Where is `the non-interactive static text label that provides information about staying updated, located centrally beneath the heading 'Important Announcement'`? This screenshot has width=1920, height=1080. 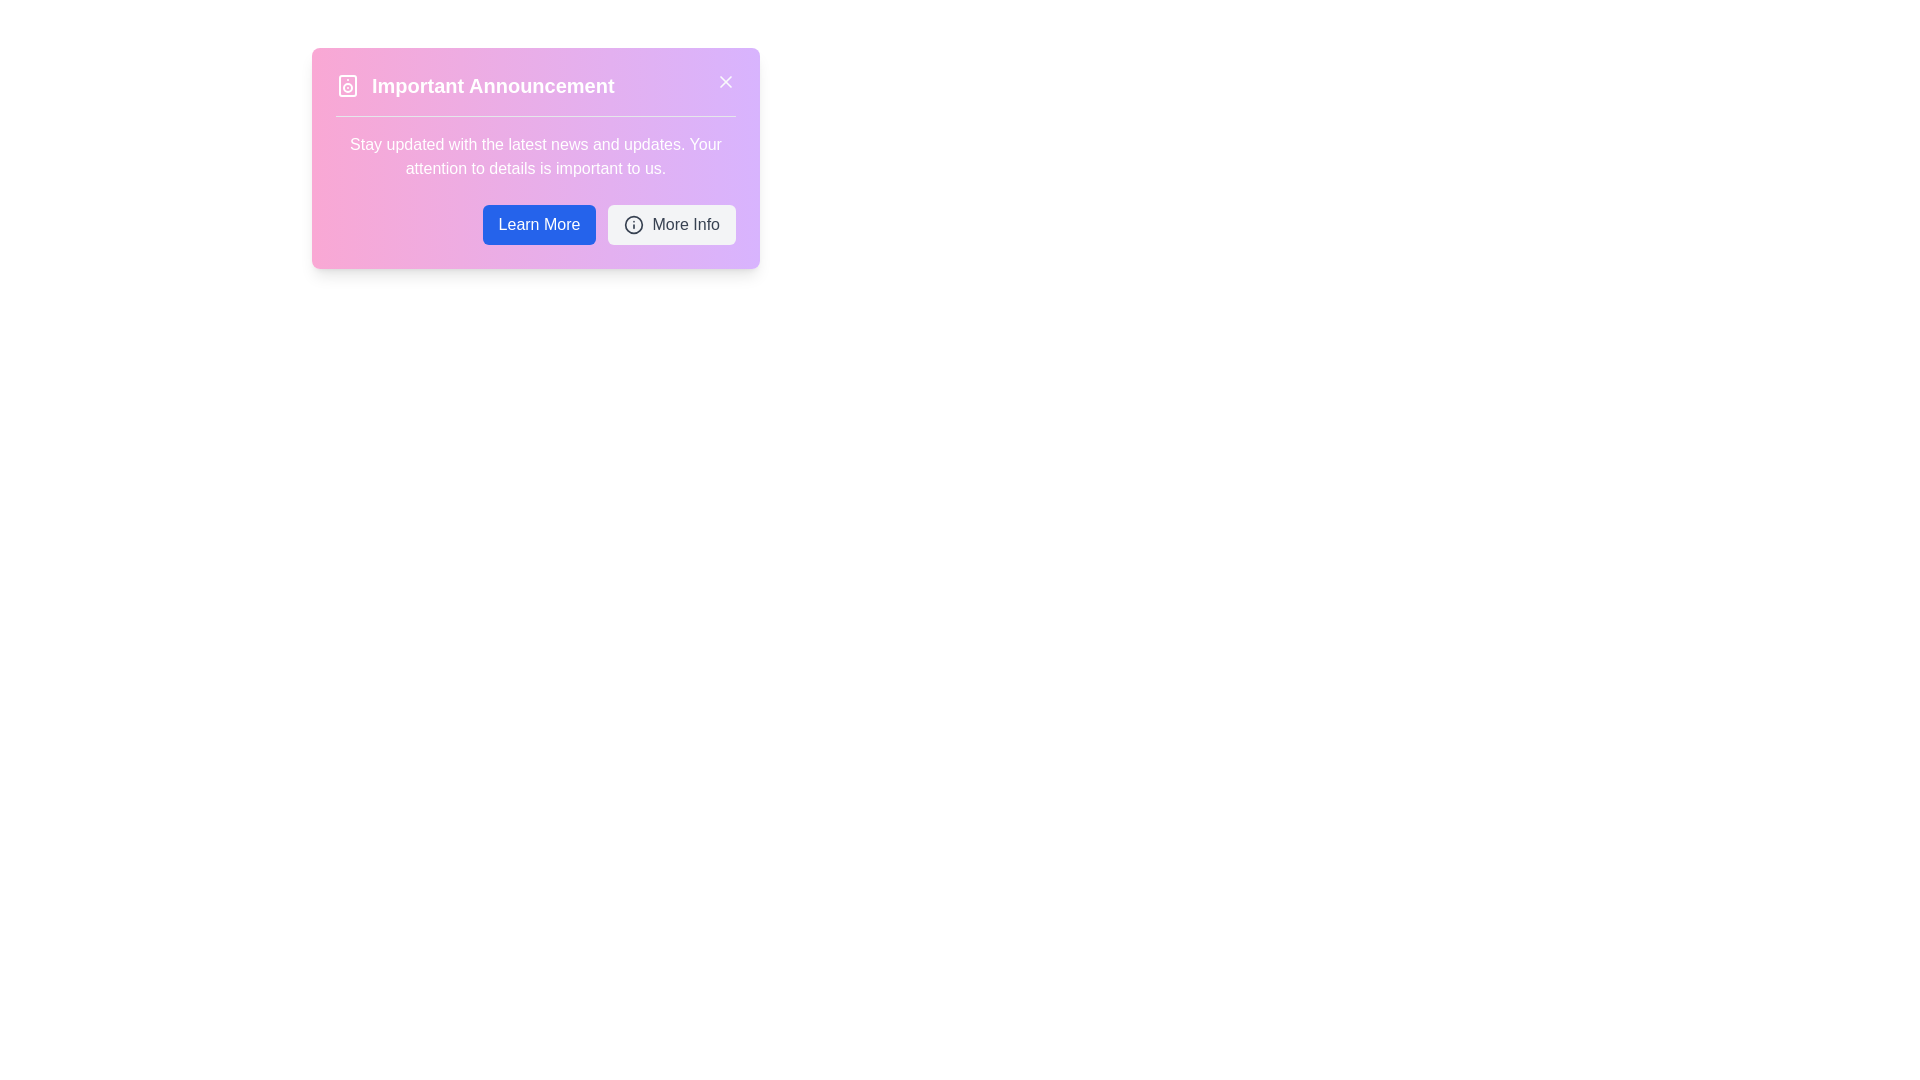
the non-interactive static text label that provides information about staying updated, located centrally beneath the heading 'Important Announcement' is located at coordinates (536, 156).